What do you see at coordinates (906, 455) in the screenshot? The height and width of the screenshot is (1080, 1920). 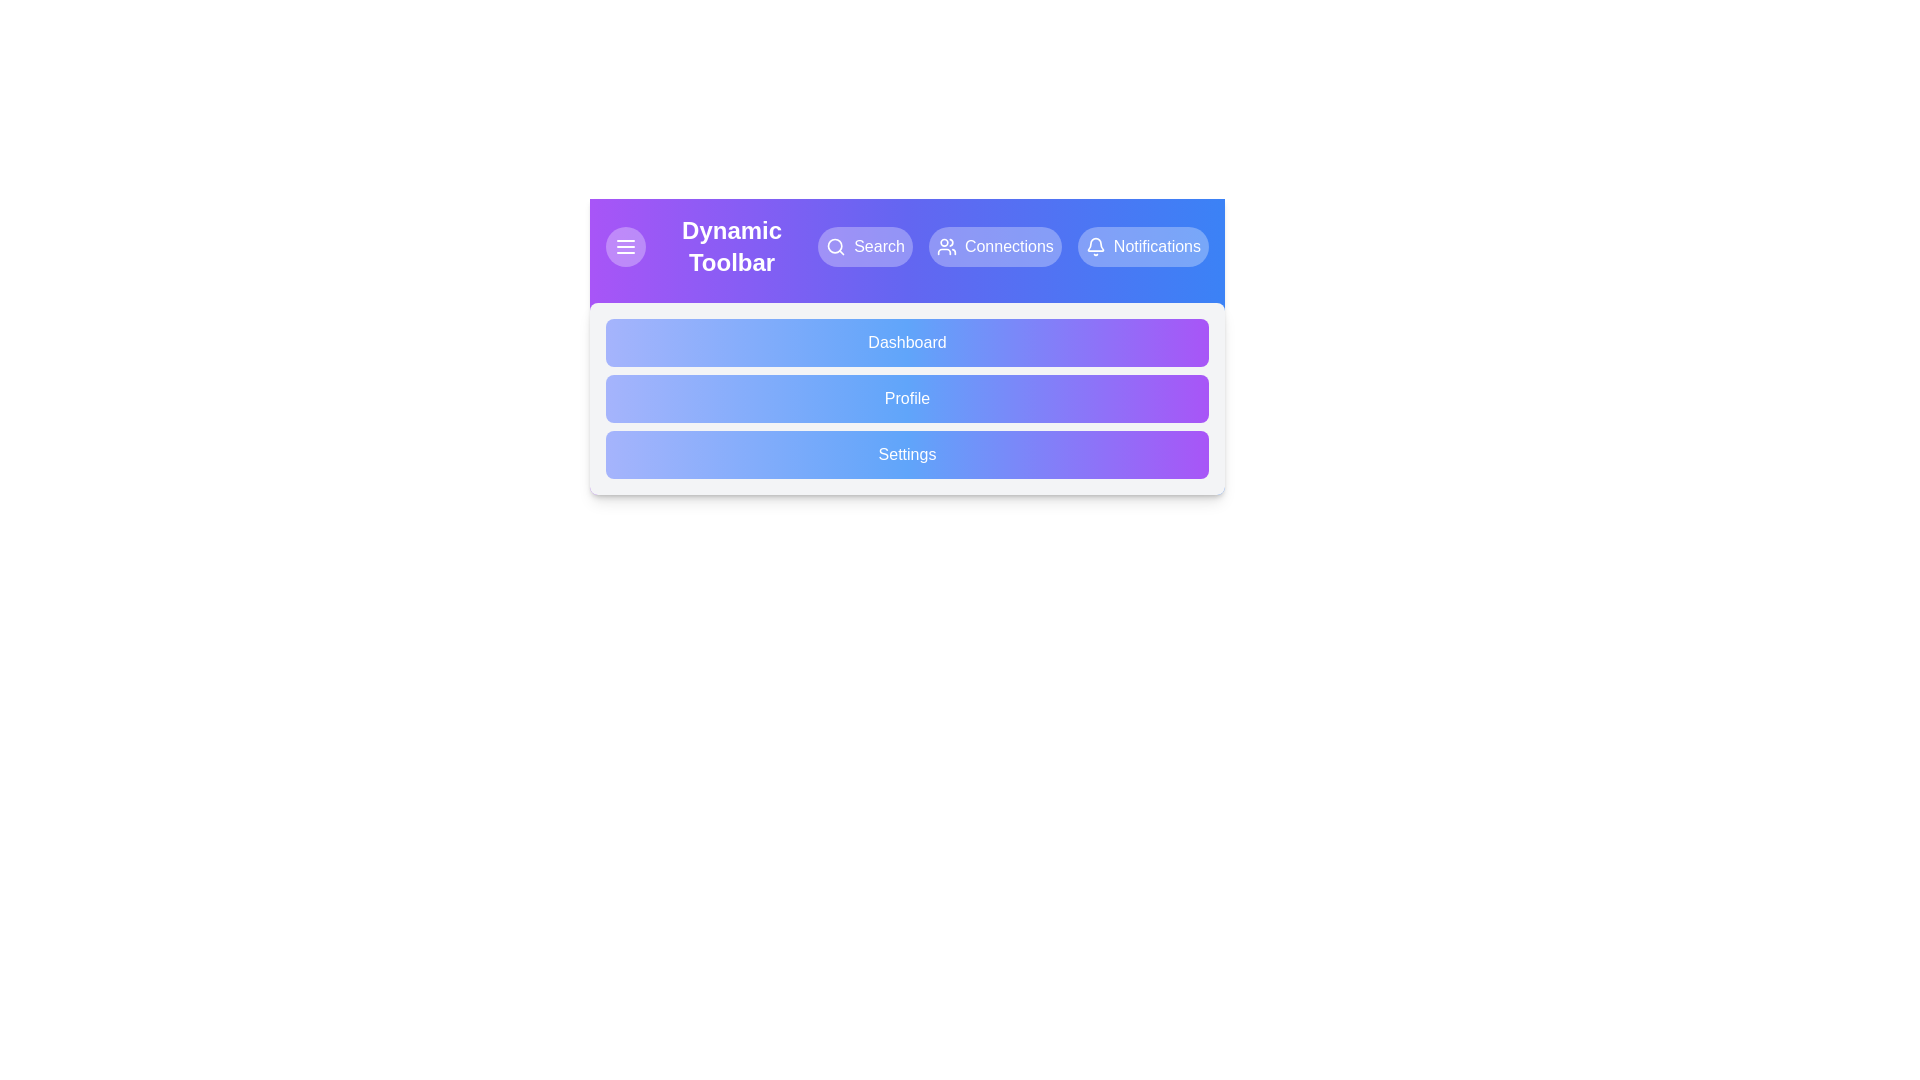 I see `the 'Settings' option in the menu` at bounding box center [906, 455].